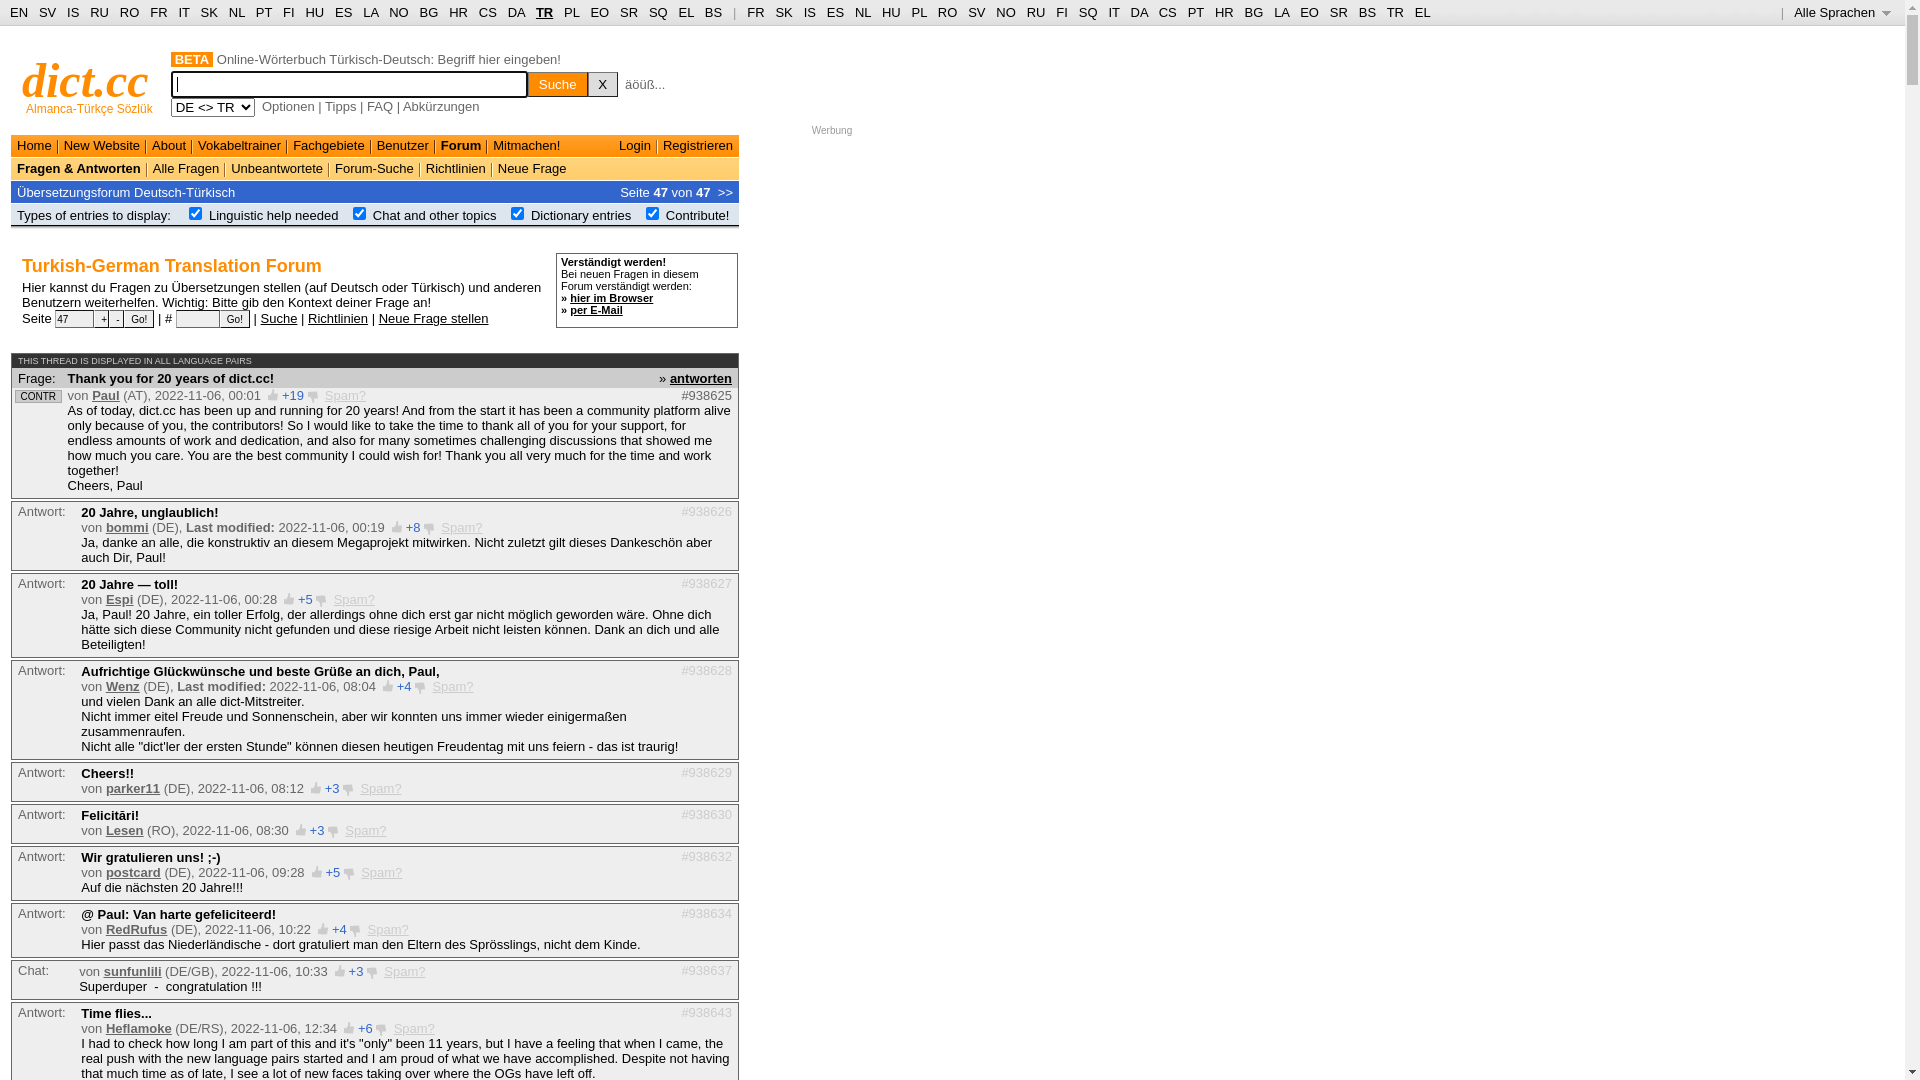 Image resolution: width=1920 pixels, height=1080 pixels. What do you see at coordinates (370, 12) in the screenshot?
I see `'LA'` at bounding box center [370, 12].